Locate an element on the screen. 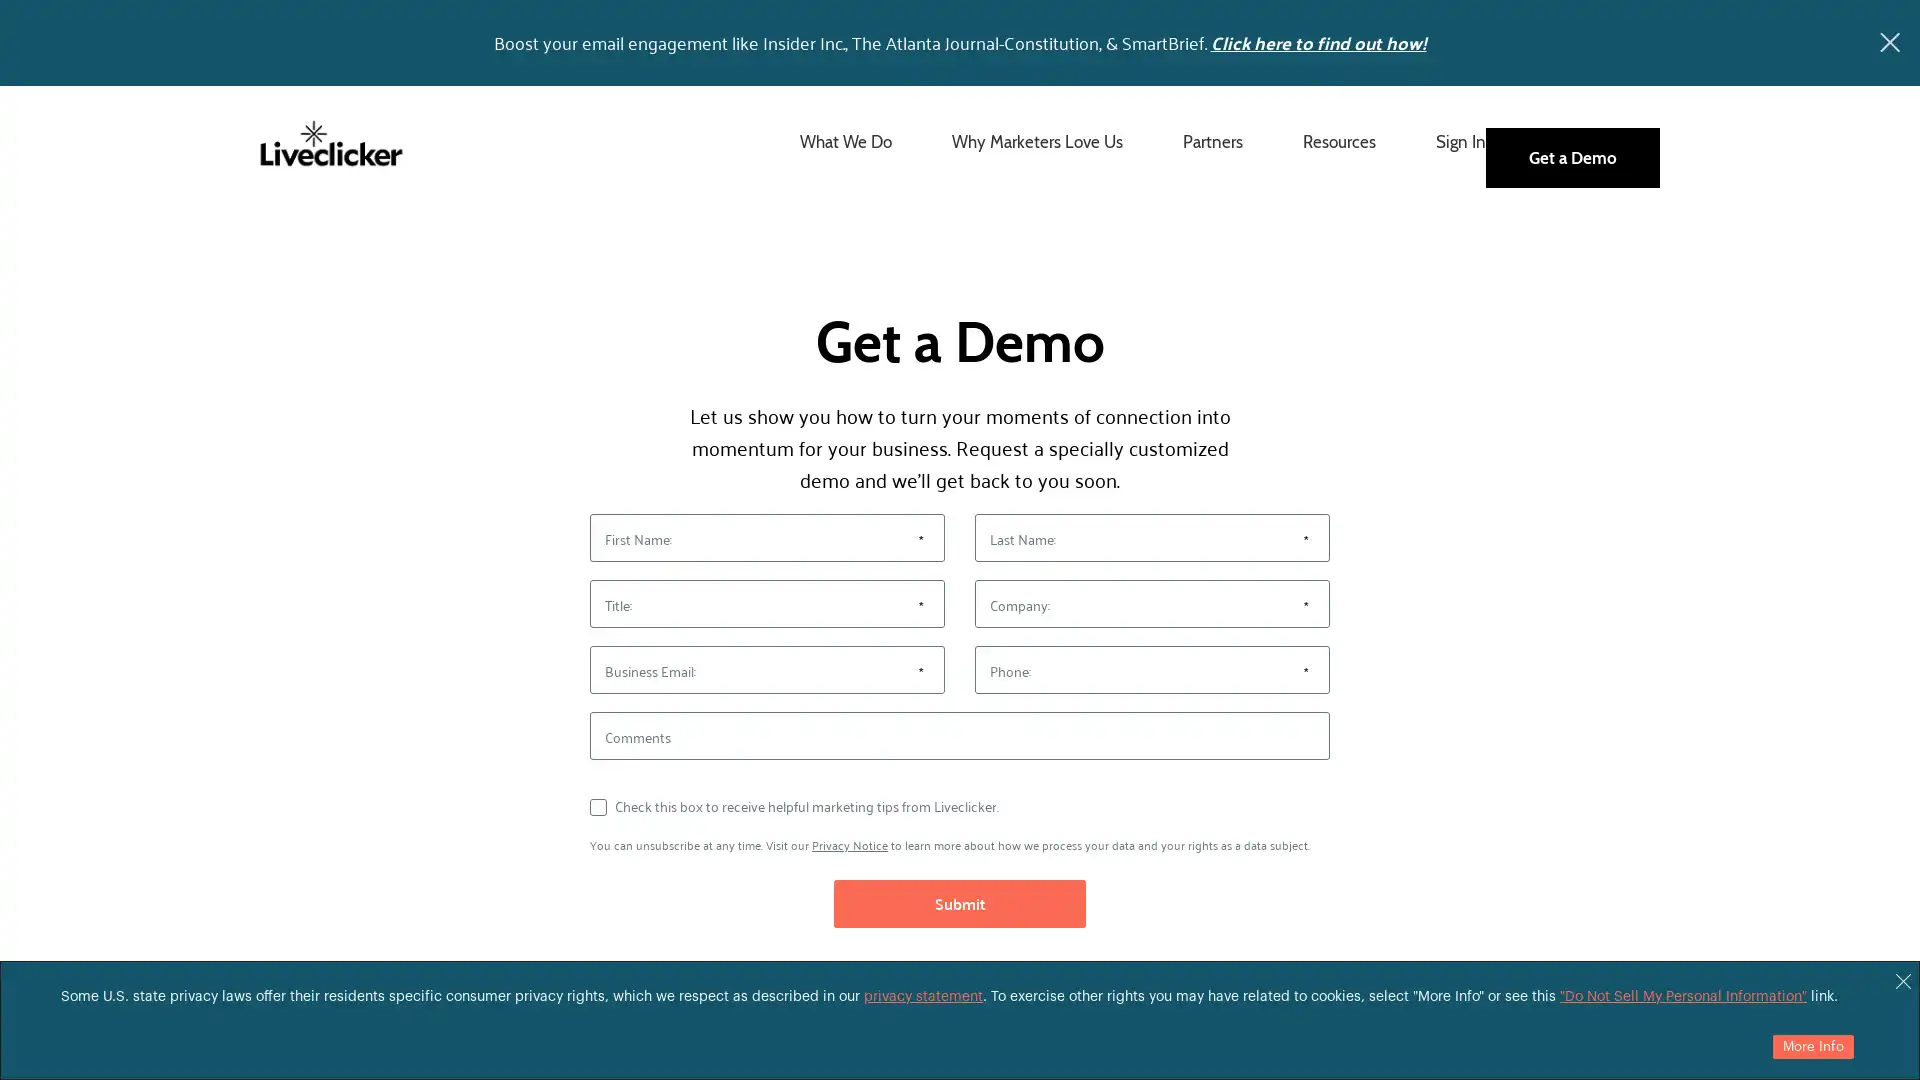 This screenshot has width=1920, height=1080. Submit is located at coordinates (960, 871).